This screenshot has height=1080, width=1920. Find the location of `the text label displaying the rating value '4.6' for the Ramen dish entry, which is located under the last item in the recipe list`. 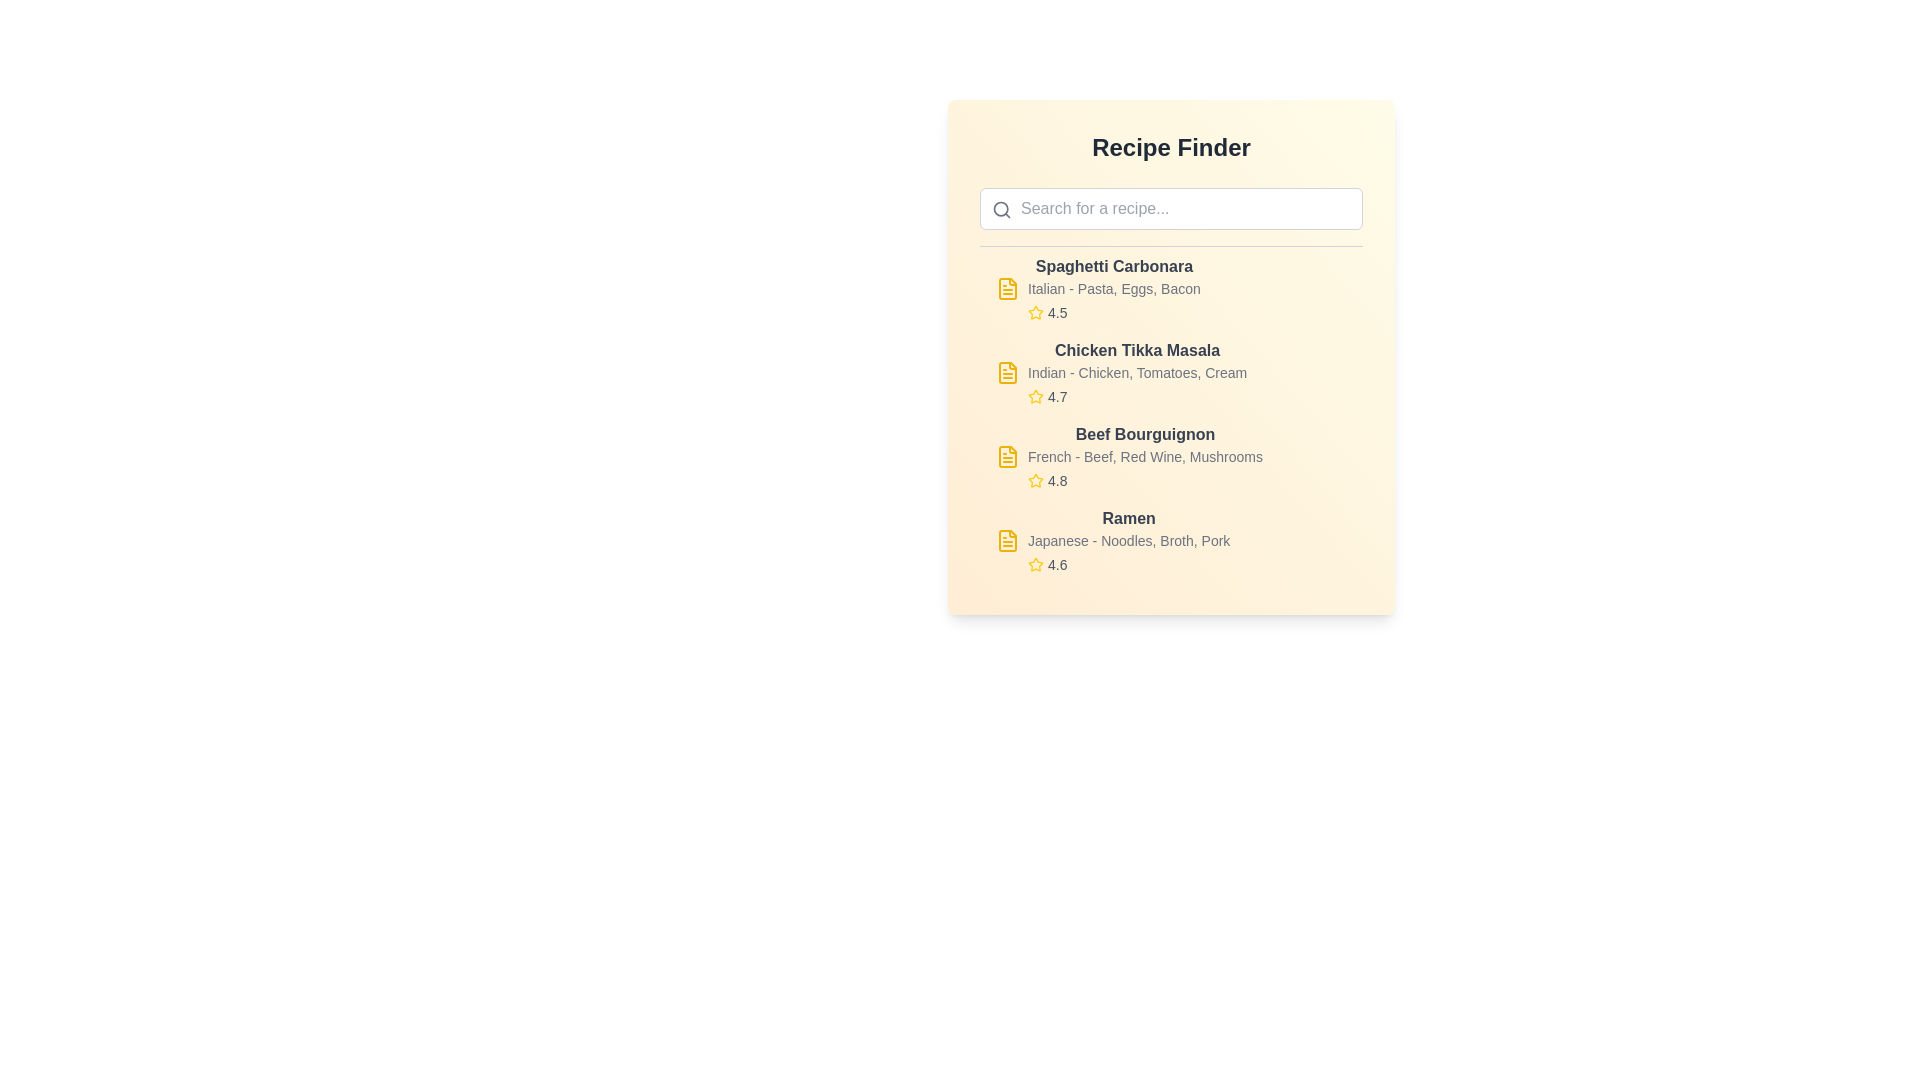

the text label displaying the rating value '4.6' for the Ramen dish entry, which is located under the last item in the recipe list is located at coordinates (1056, 564).